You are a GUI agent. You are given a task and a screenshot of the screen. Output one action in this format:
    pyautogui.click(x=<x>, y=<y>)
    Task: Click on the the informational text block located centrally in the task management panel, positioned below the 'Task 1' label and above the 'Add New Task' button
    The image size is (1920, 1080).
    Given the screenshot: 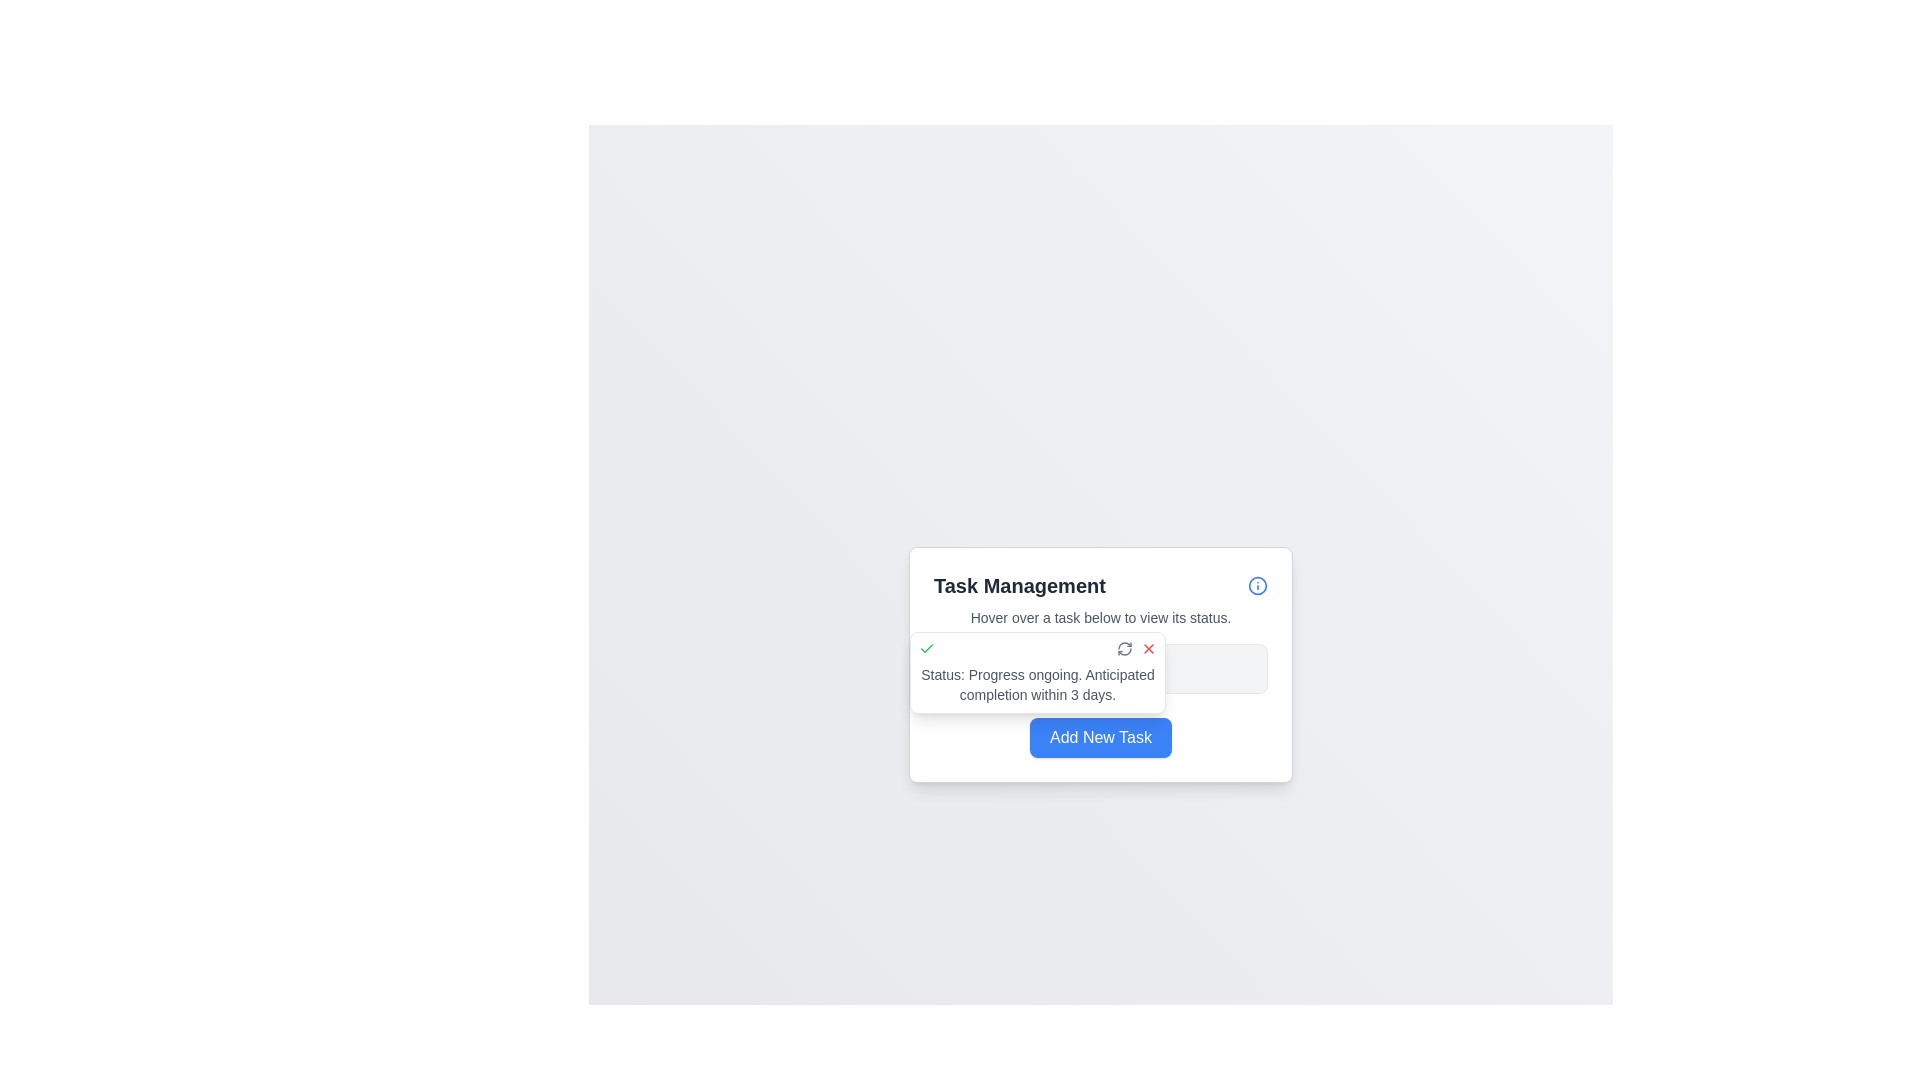 What is the action you would take?
    pyautogui.click(x=1099, y=668)
    